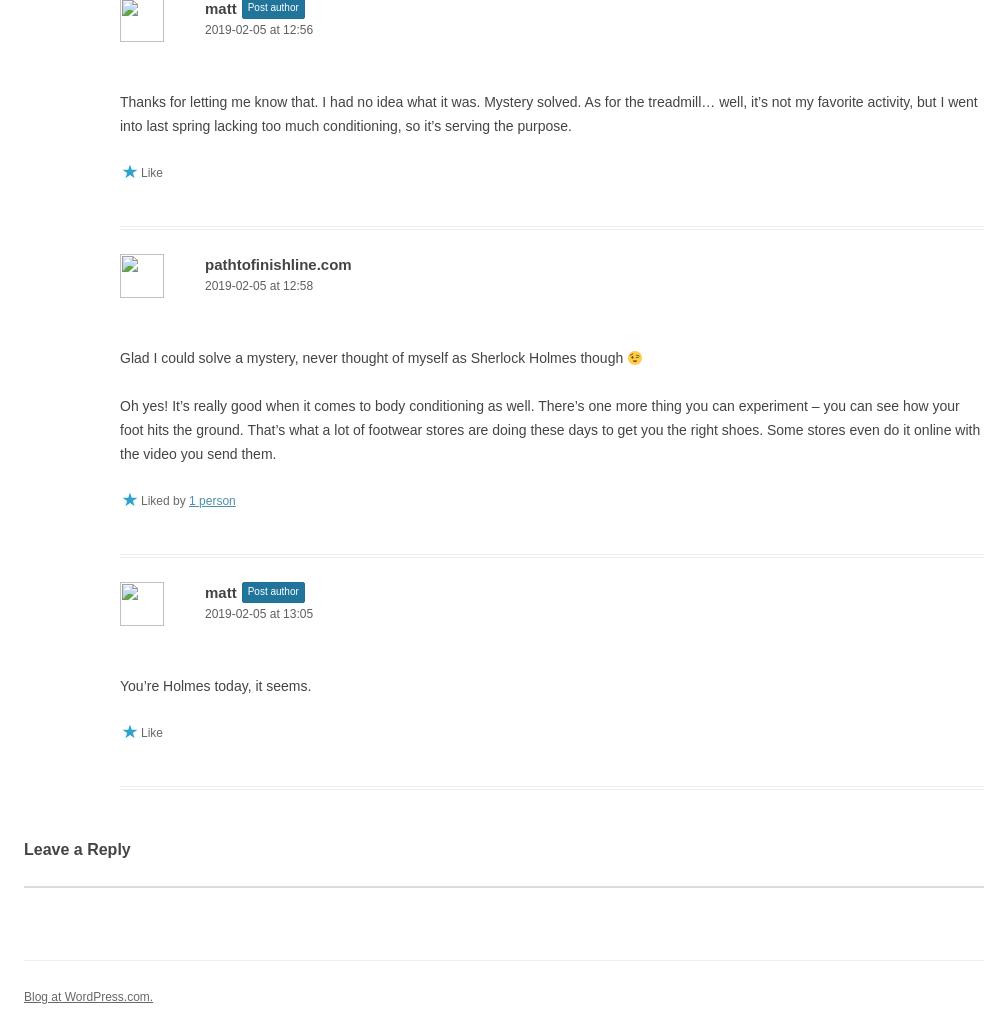 Image resolution: width=1008 pixels, height=1032 pixels. What do you see at coordinates (548, 114) in the screenshot?
I see `'Thanks for letting me know that.  I had no idea what it was.  Mystery solved.  As for the treadmill… well, it’s not my favorite activity, but I went into last spring lacking too much conditioning, so it’s serving the purpose.'` at bounding box center [548, 114].